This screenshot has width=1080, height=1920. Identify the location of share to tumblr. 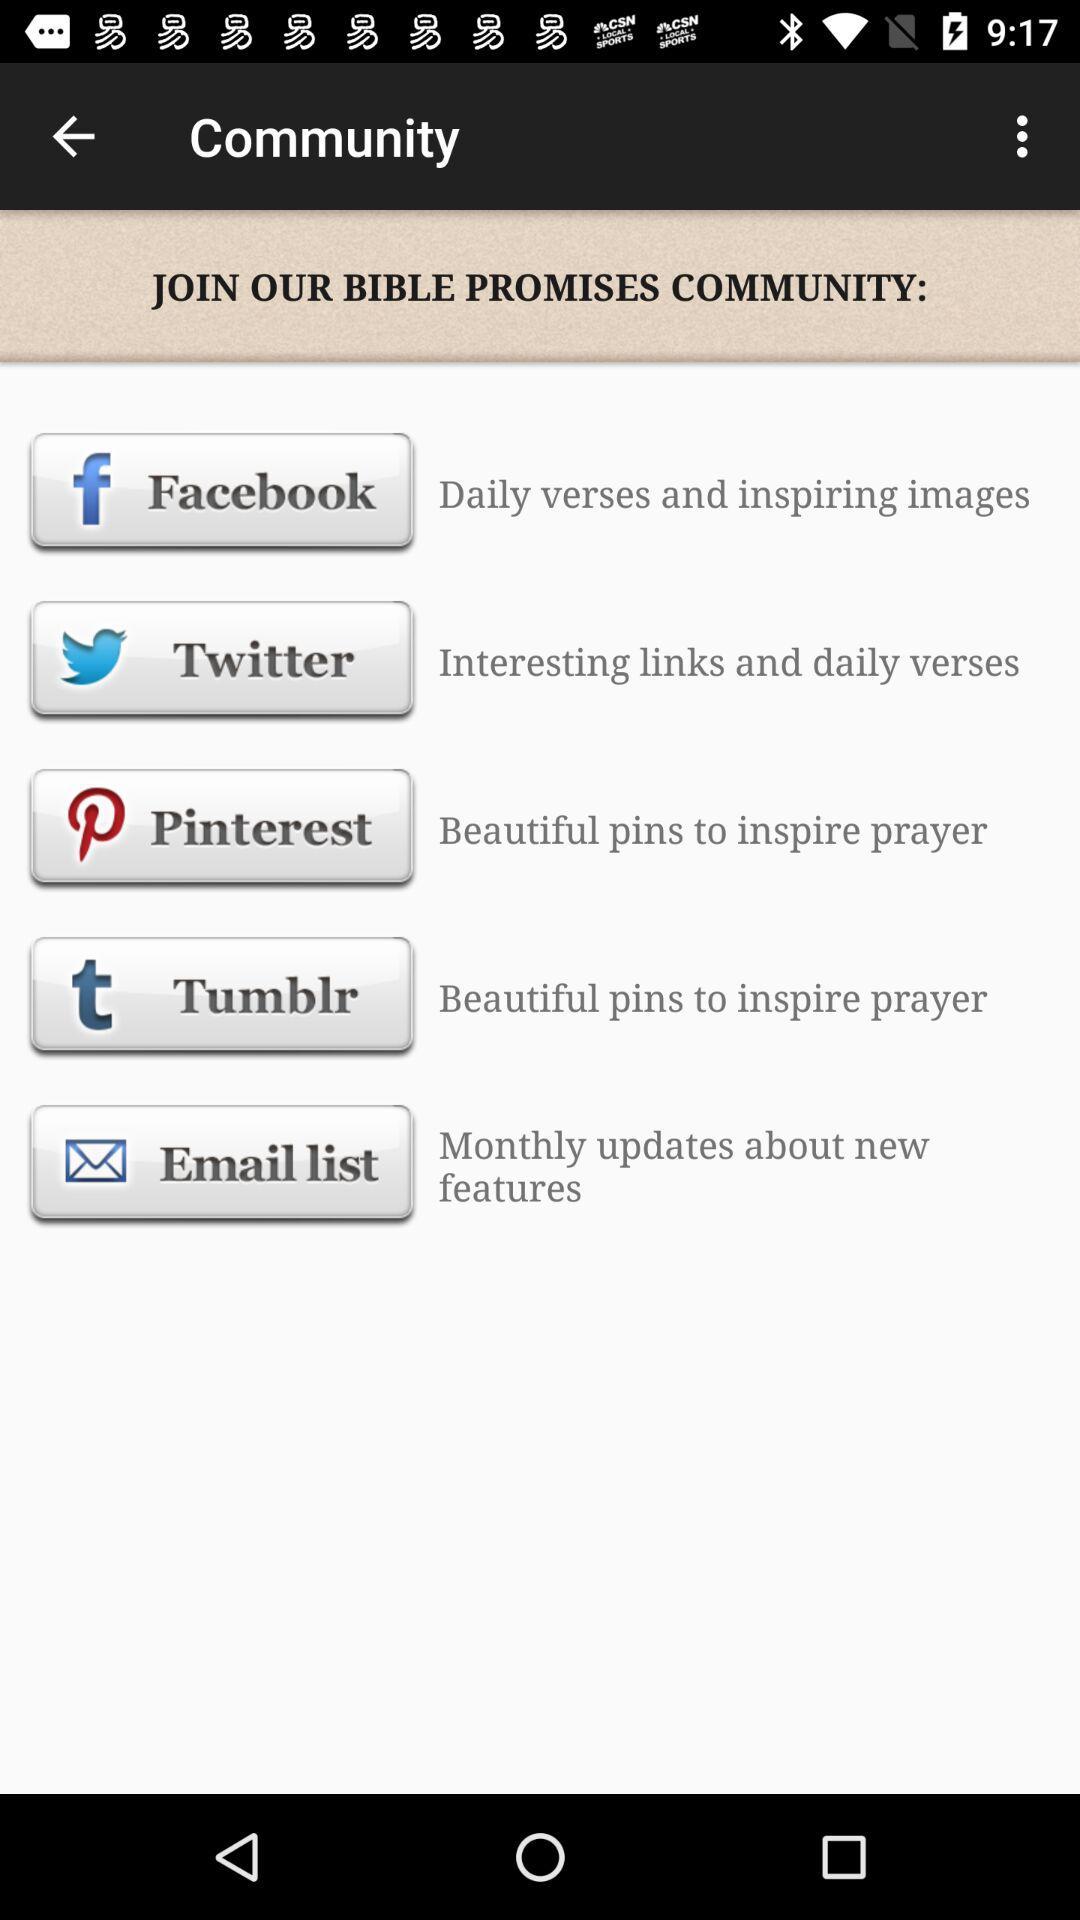
(222, 997).